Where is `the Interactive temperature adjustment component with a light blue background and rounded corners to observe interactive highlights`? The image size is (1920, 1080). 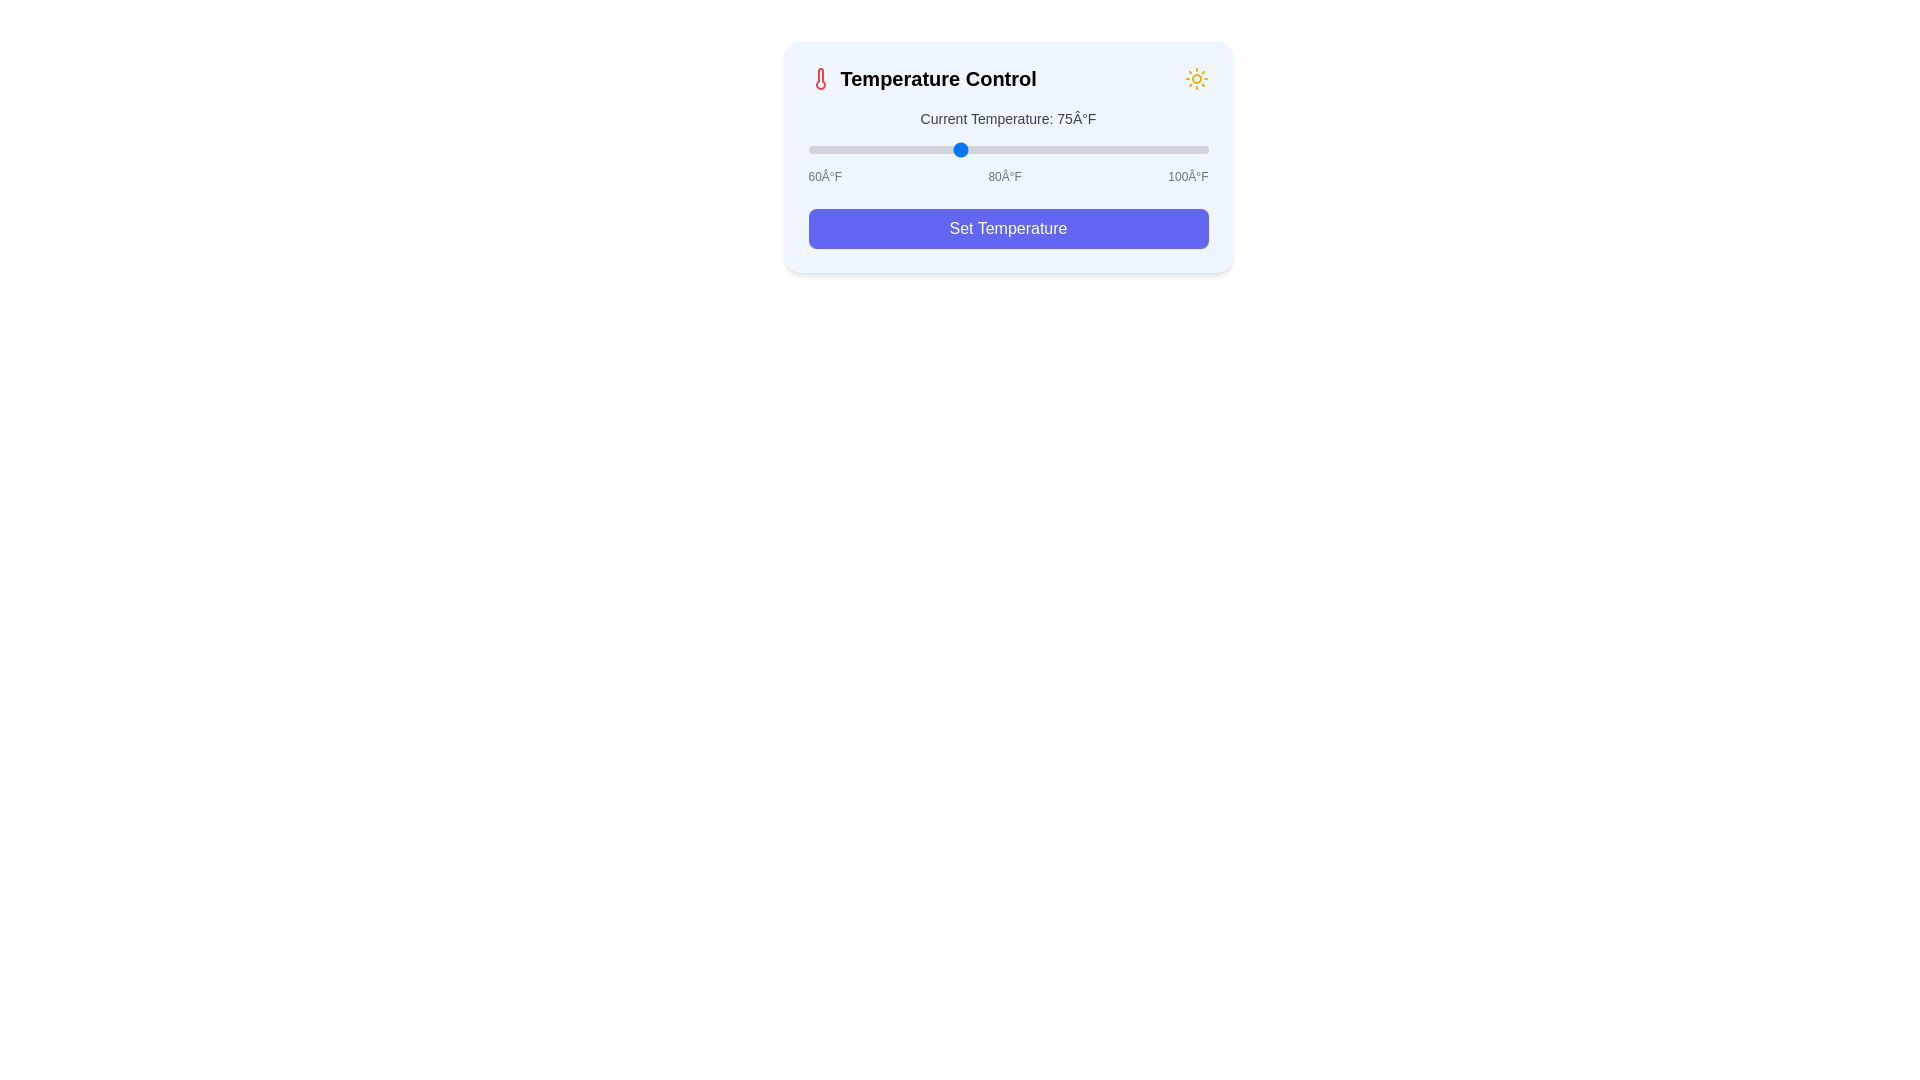 the Interactive temperature adjustment component with a light blue background and rounded corners to observe interactive highlights is located at coordinates (1008, 156).